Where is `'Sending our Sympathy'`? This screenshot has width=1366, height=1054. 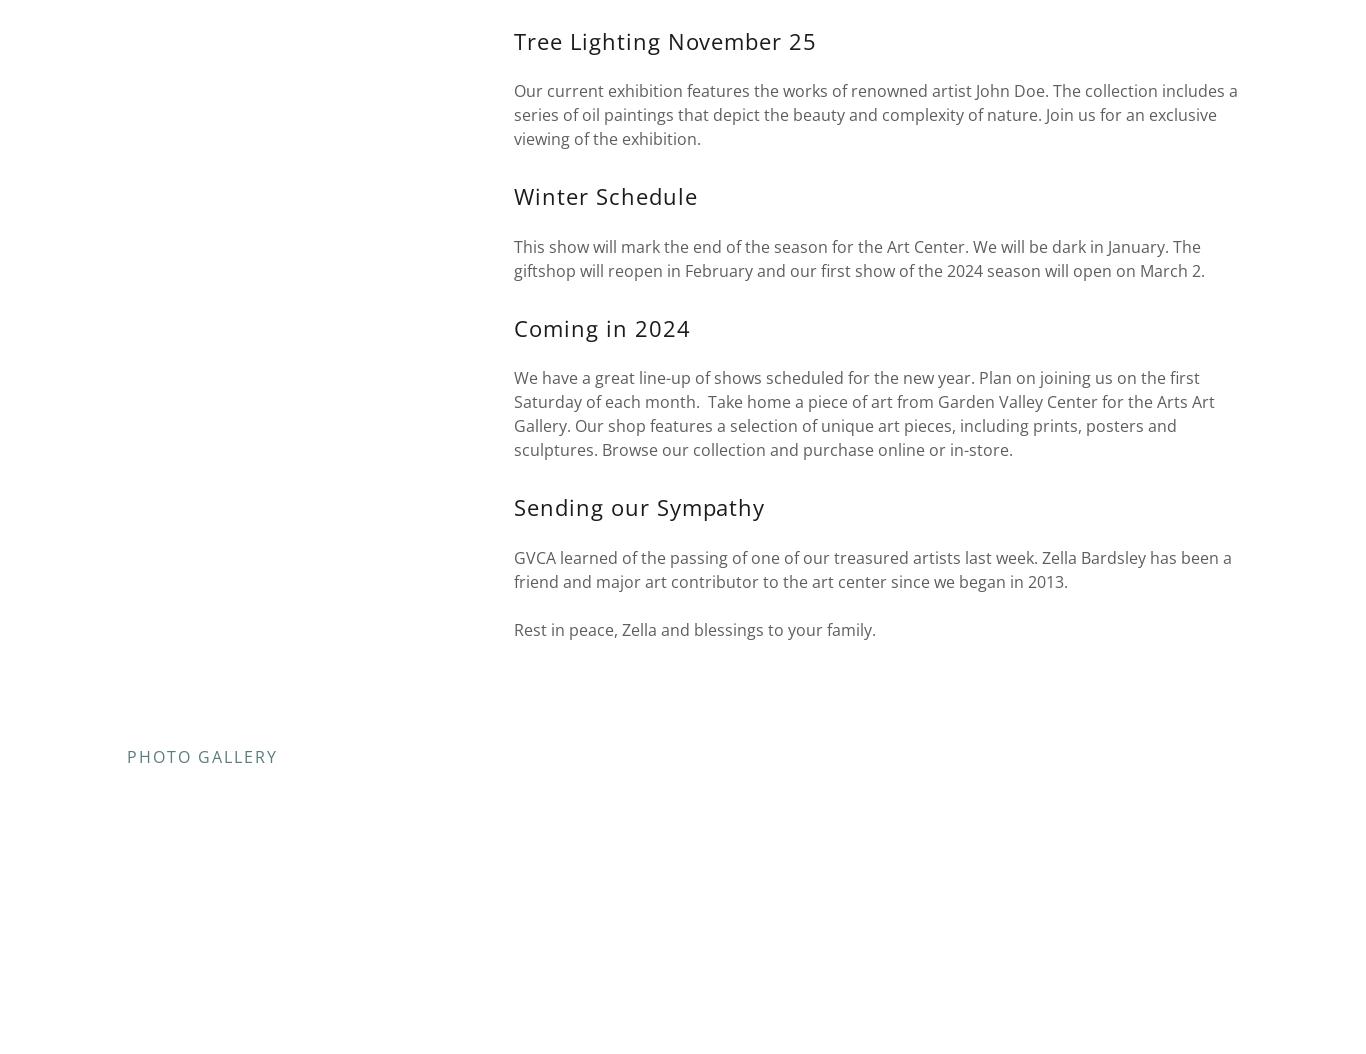 'Sending our Sympathy' is located at coordinates (638, 505).